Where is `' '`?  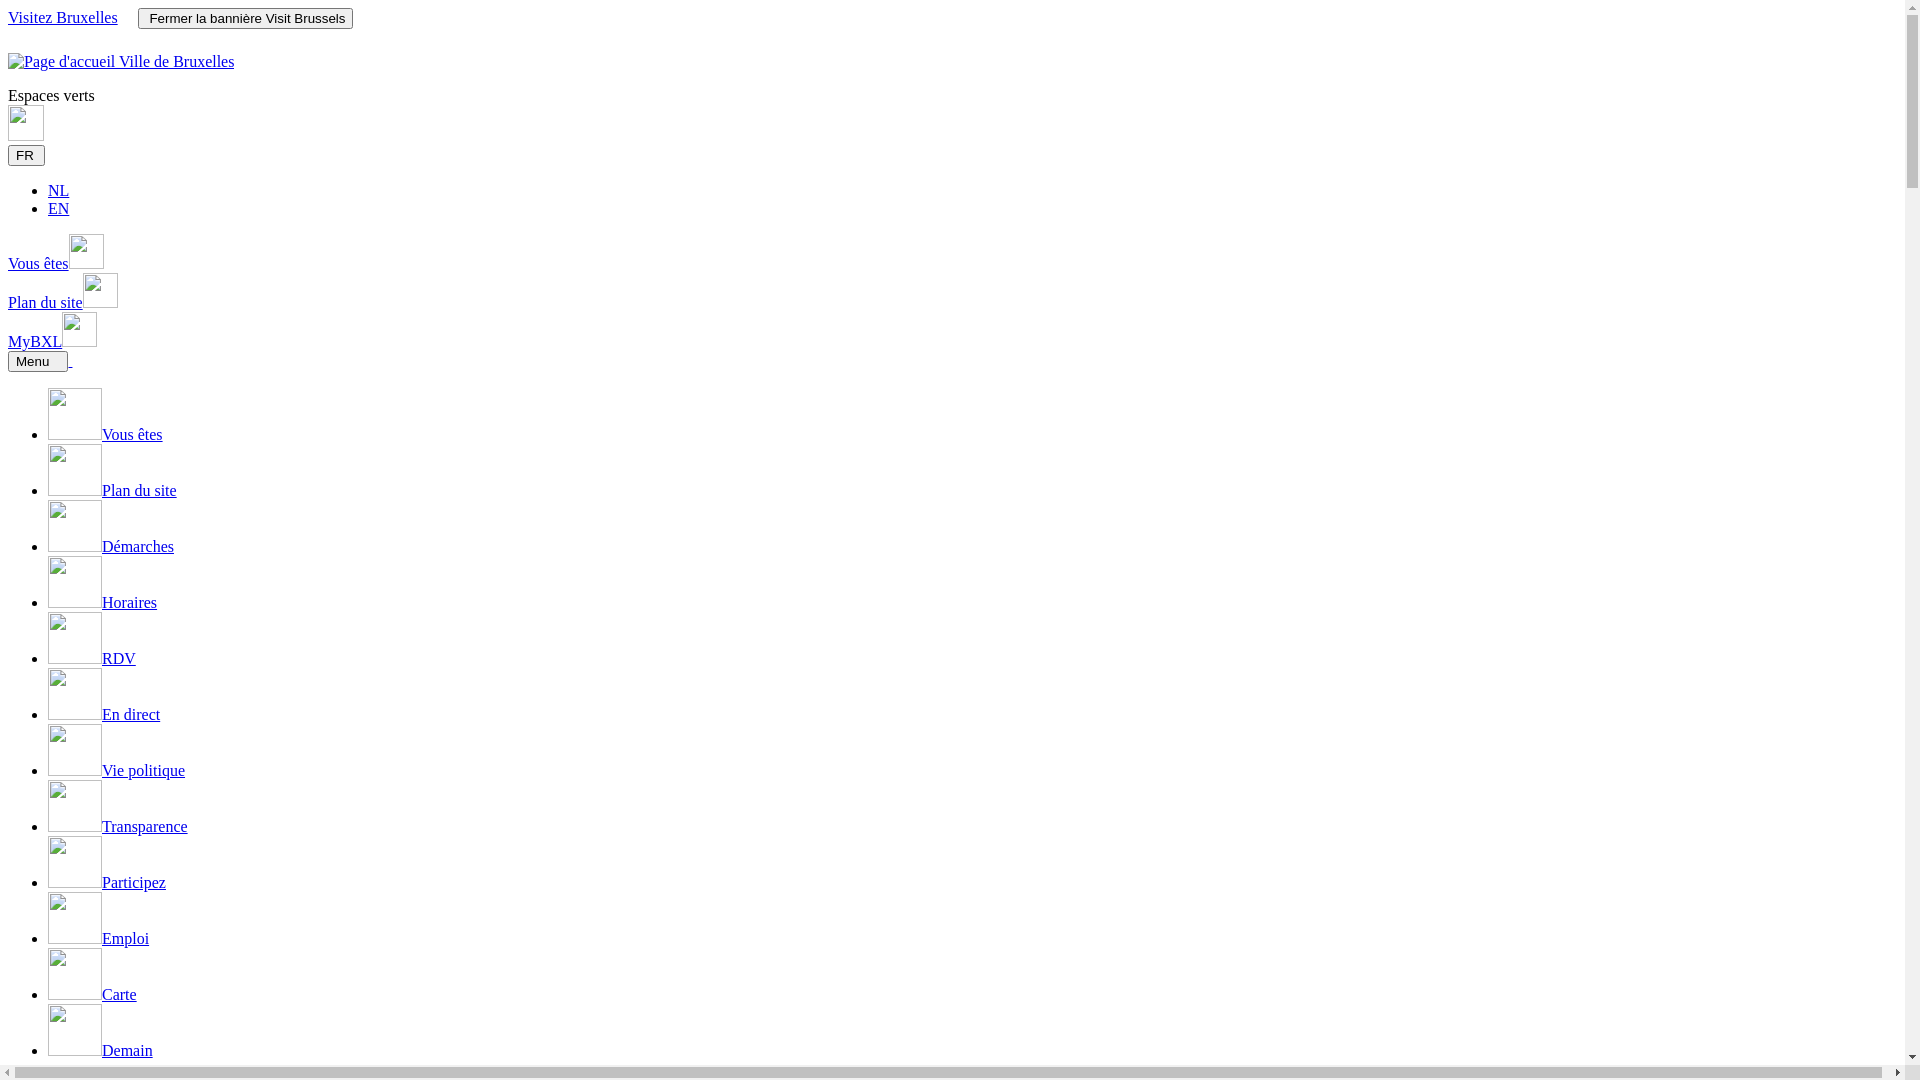 ' ' is located at coordinates (70, 360).